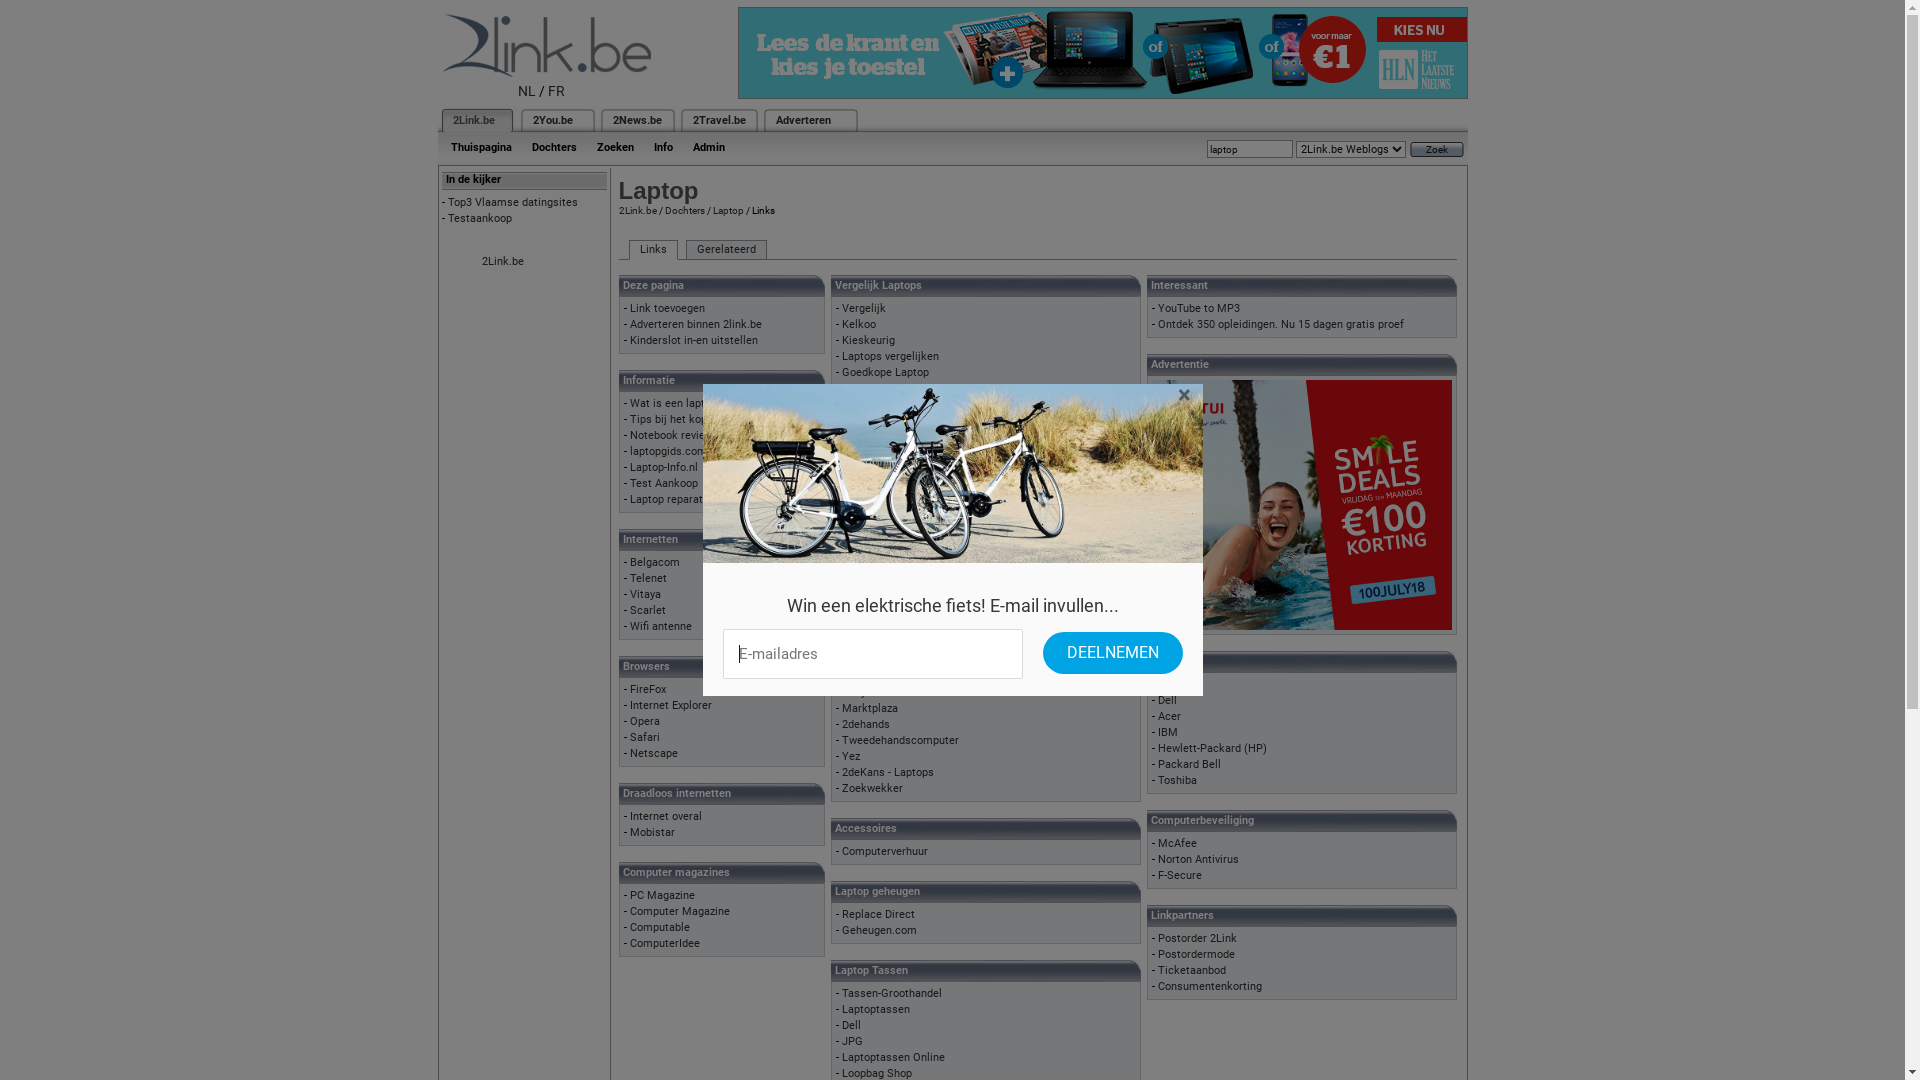 Image resolution: width=1920 pixels, height=1080 pixels. Describe the element at coordinates (513, 202) in the screenshot. I see `'Top3 Vlaamse datingsites'` at that location.